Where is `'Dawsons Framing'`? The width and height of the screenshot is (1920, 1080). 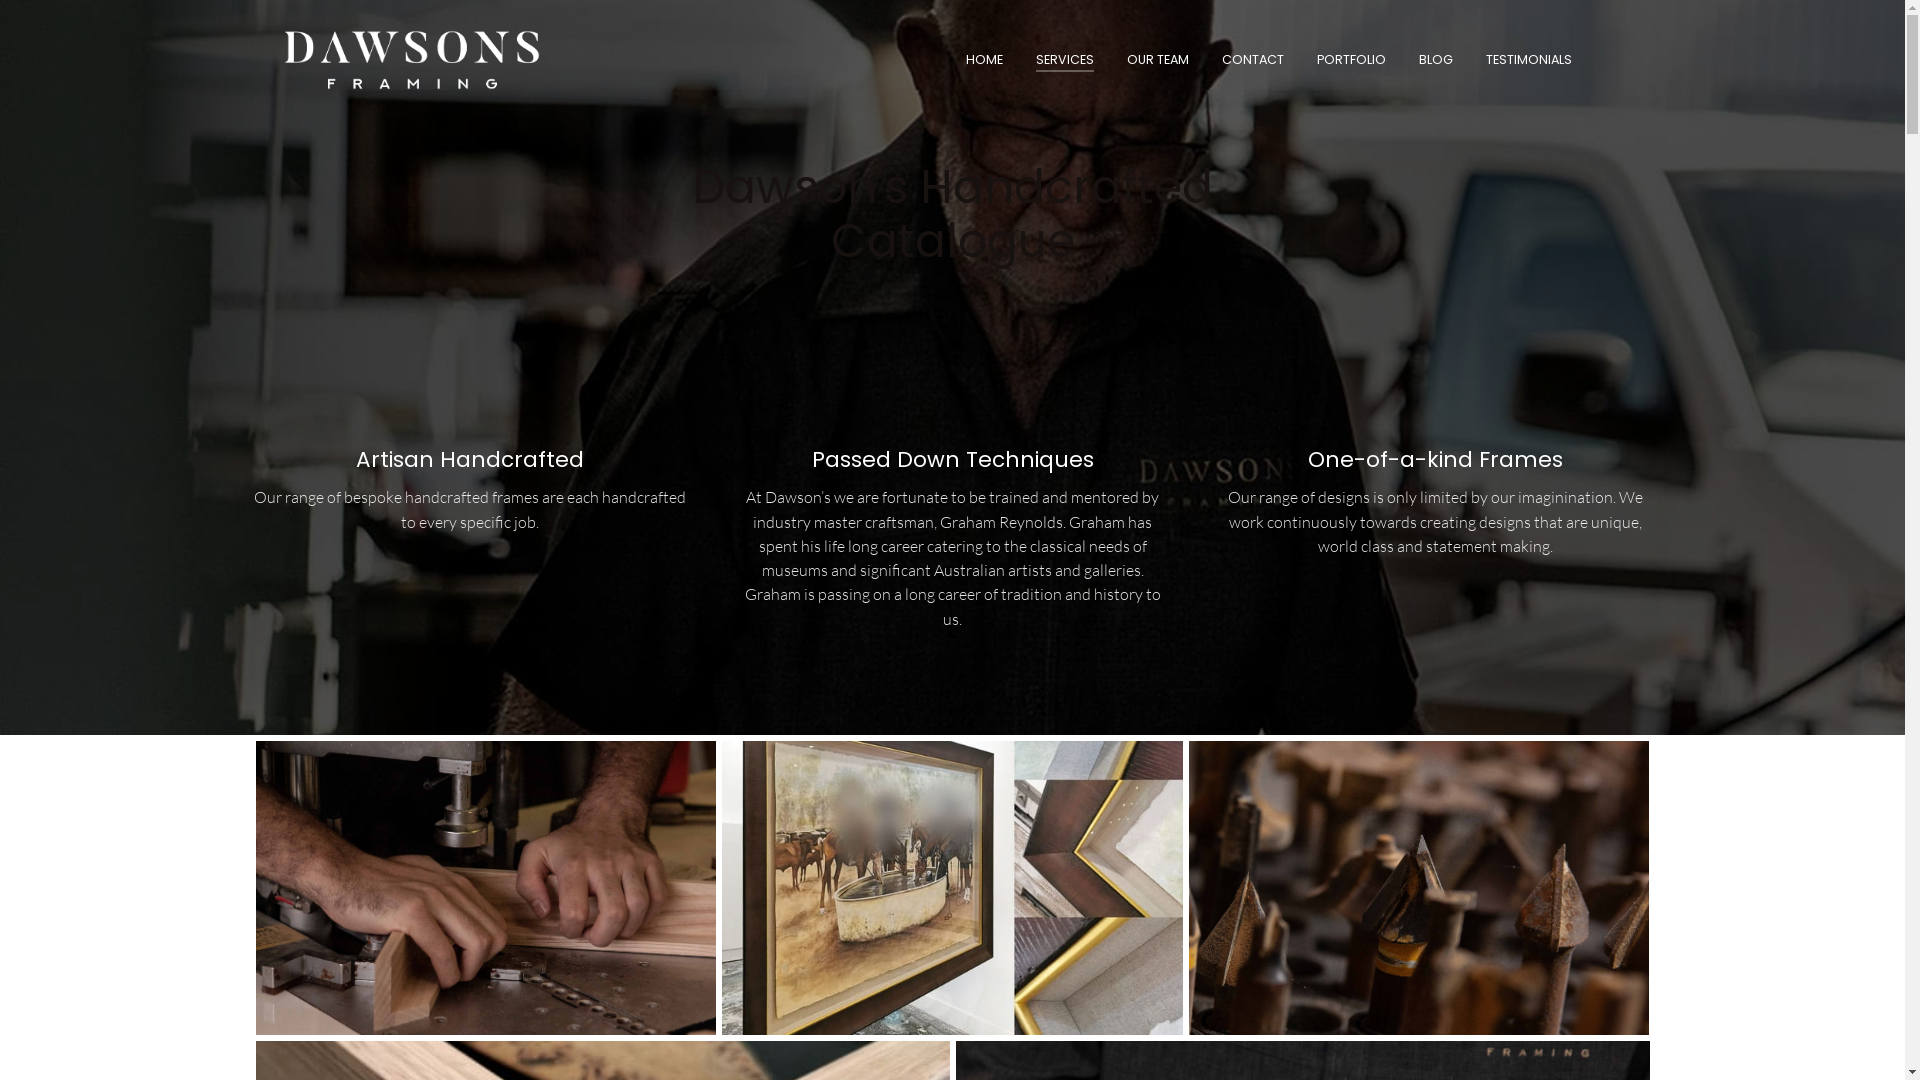 'Dawsons Framing' is located at coordinates (251, 59).